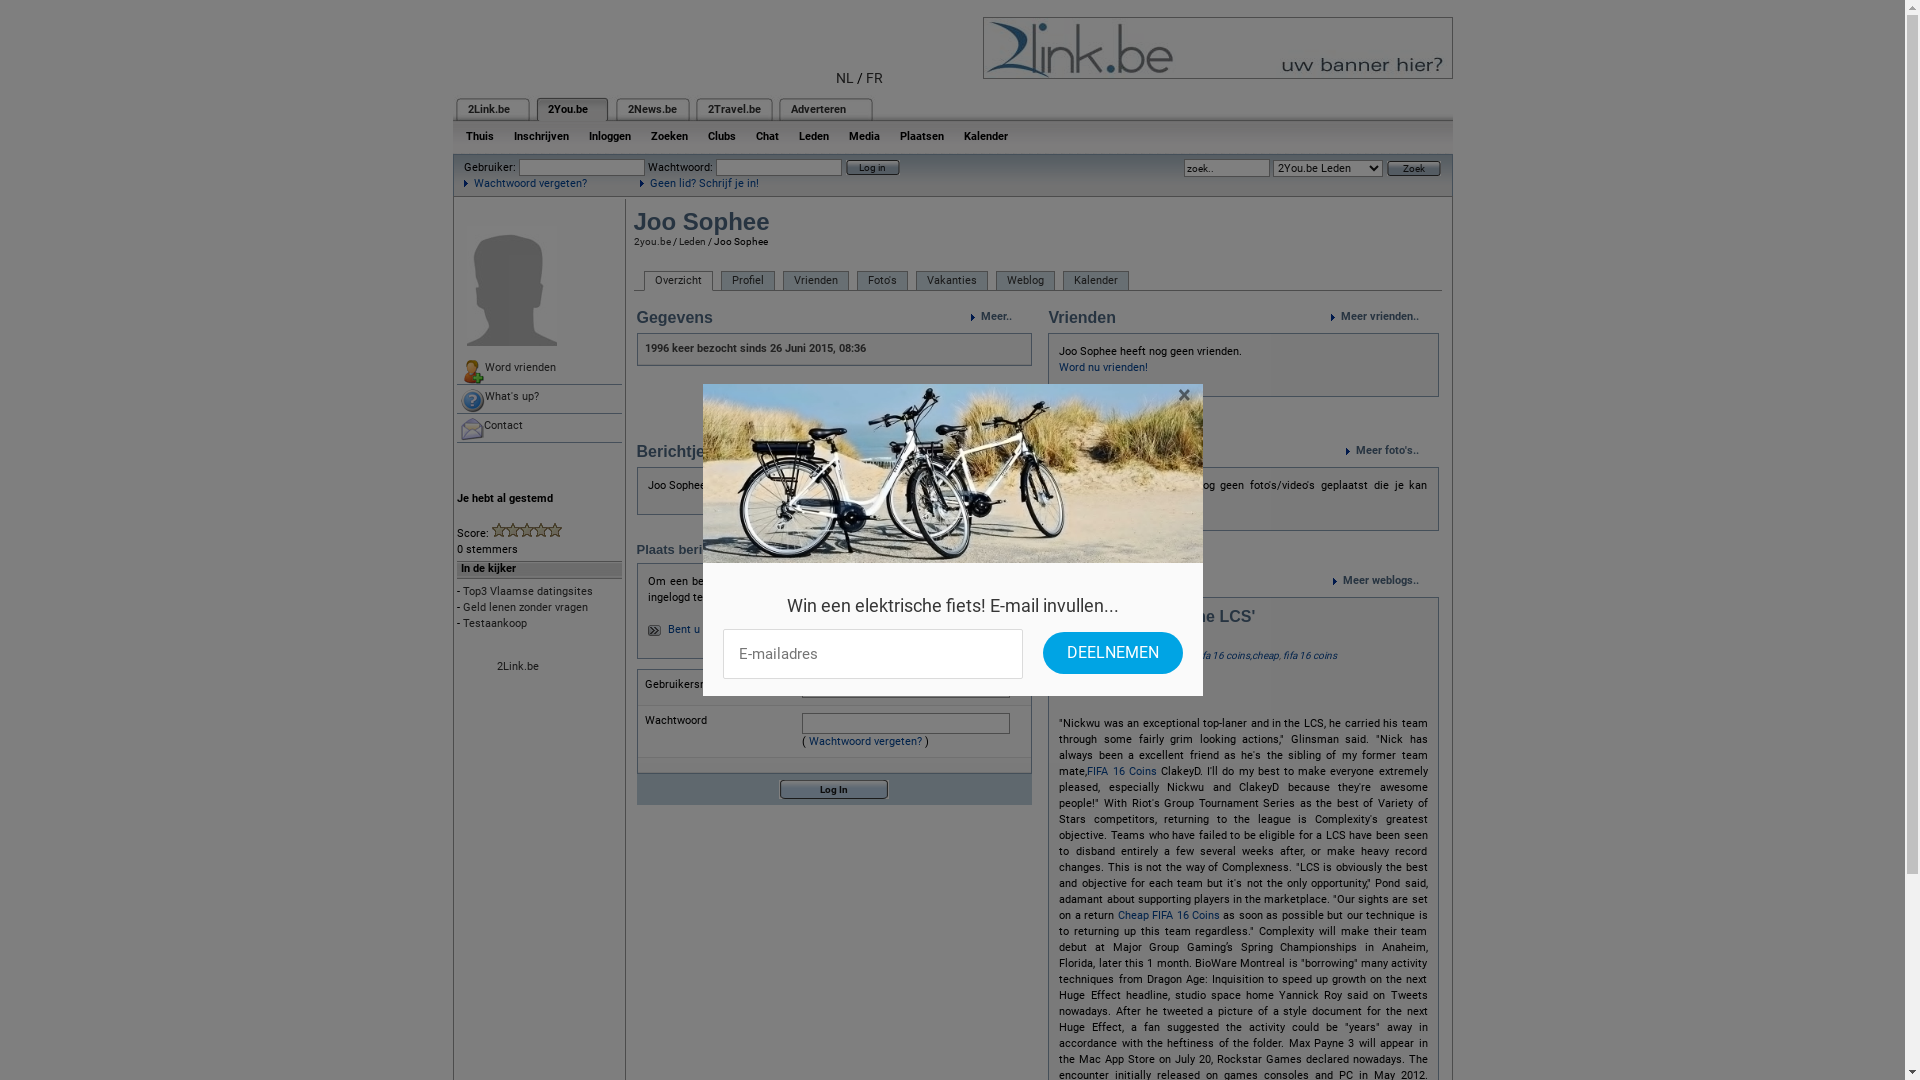 This screenshot has width=1920, height=1080. I want to click on 'Inschrijven', so click(541, 135).